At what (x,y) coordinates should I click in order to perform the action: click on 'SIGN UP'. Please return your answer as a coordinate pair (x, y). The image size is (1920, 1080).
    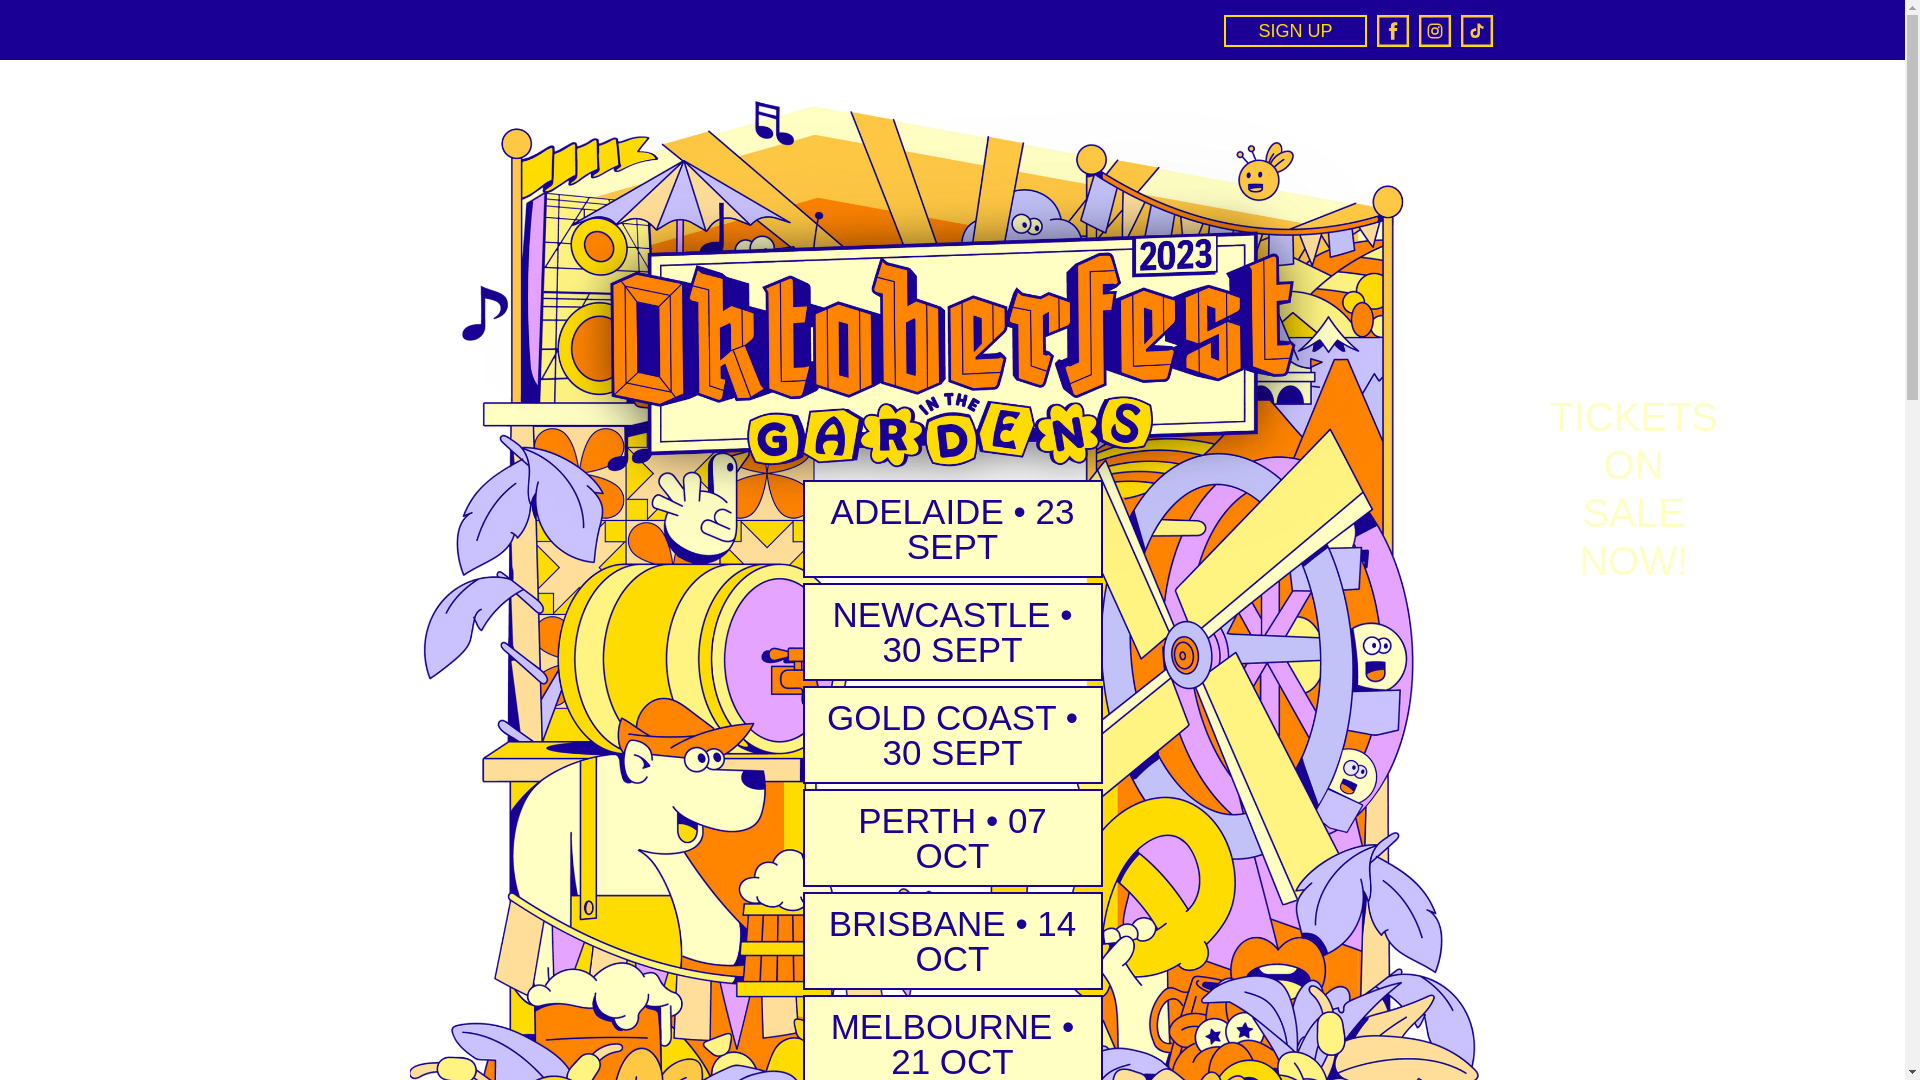
    Looking at the image, I should click on (1295, 30).